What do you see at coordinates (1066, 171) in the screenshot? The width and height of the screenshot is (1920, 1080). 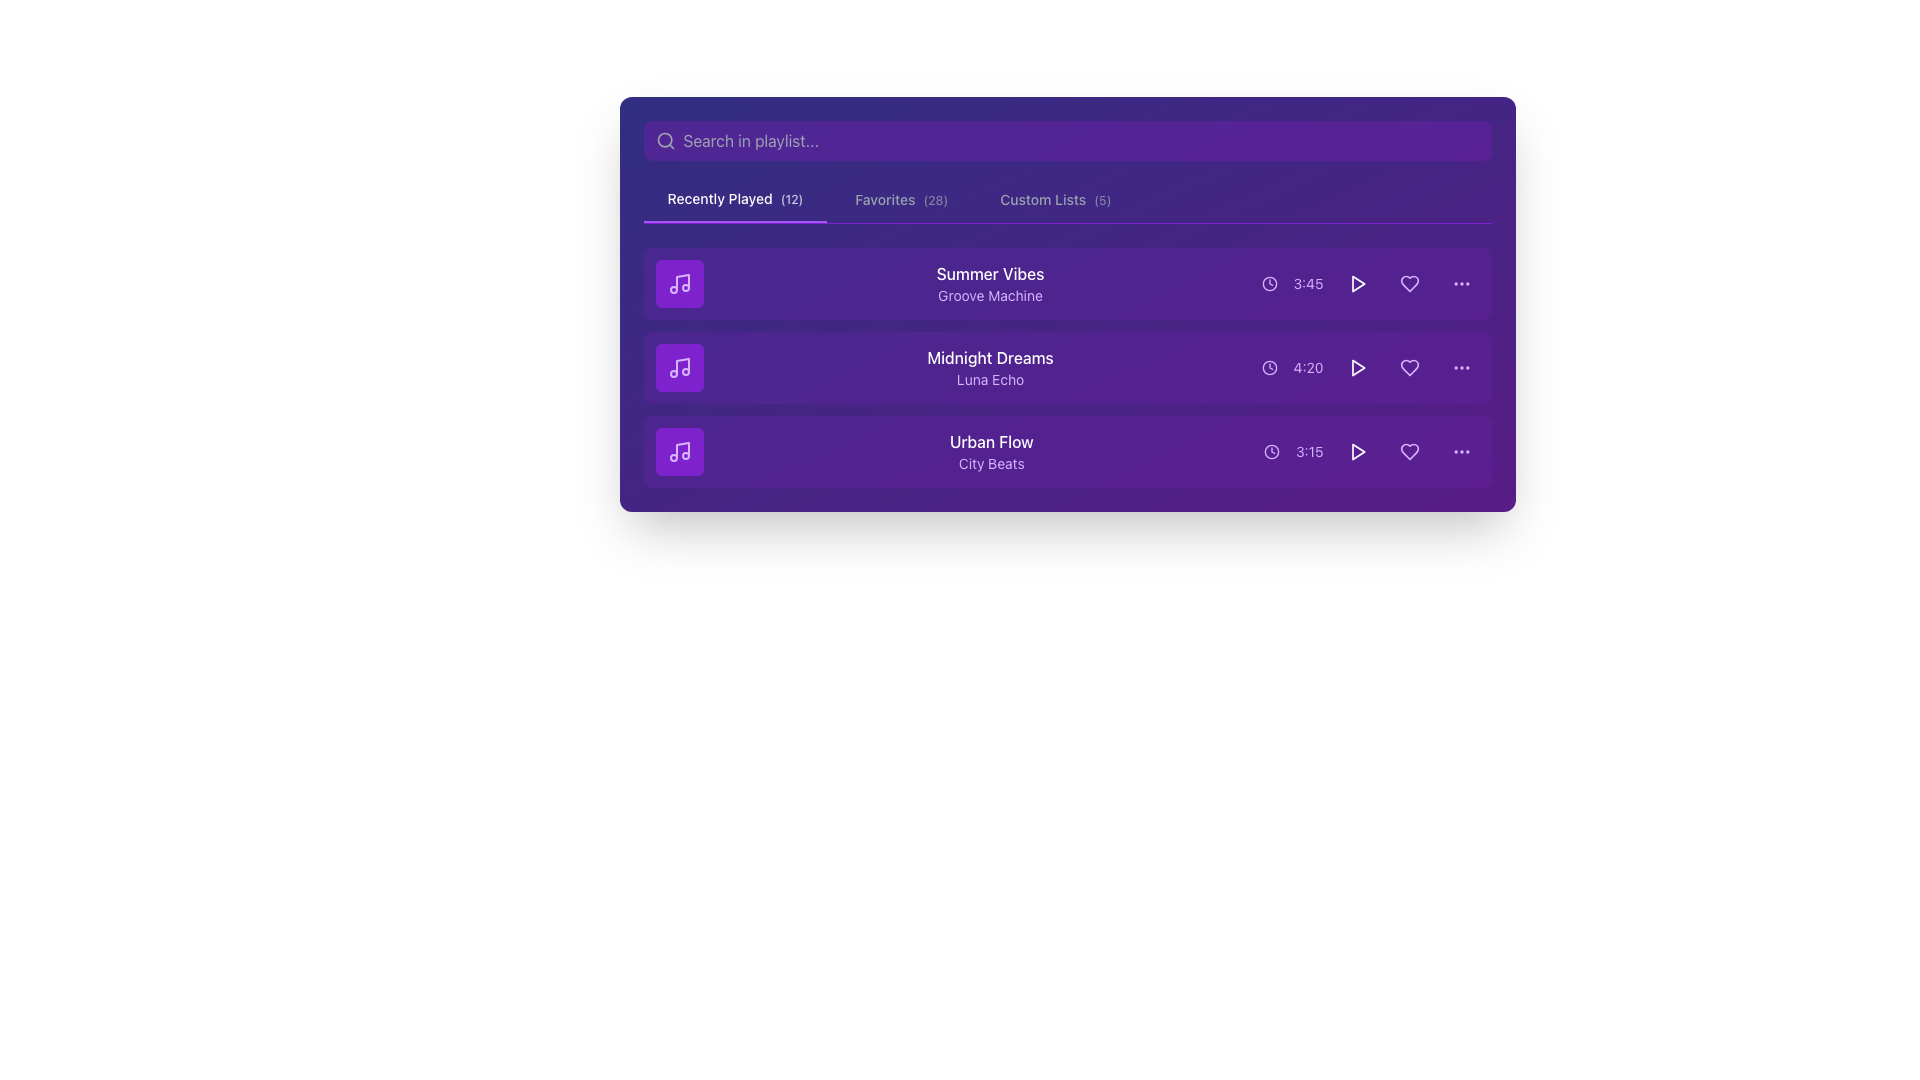 I see `the Tab navigation bar located at the upper central section of the interface` at bounding box center [1066, 171].